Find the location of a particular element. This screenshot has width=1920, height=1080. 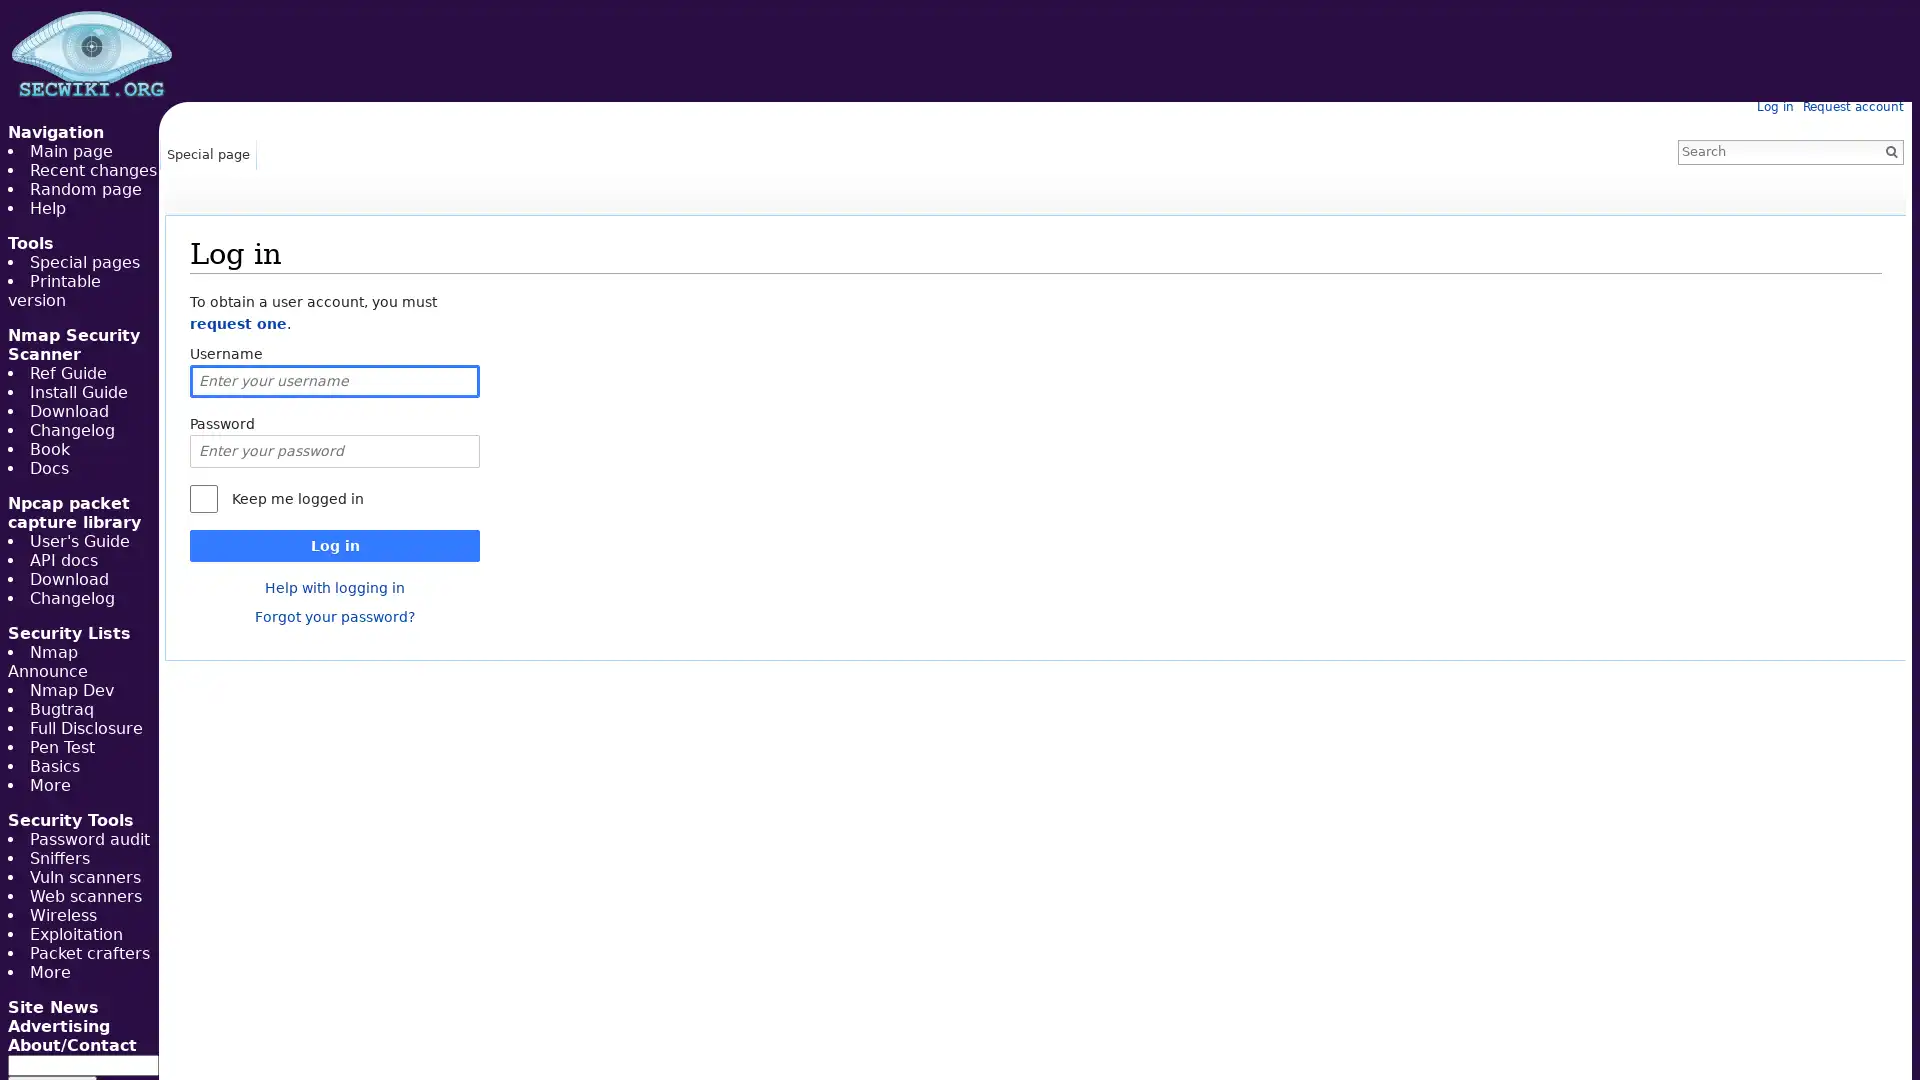

Log in is located at coordinates (335, 544).